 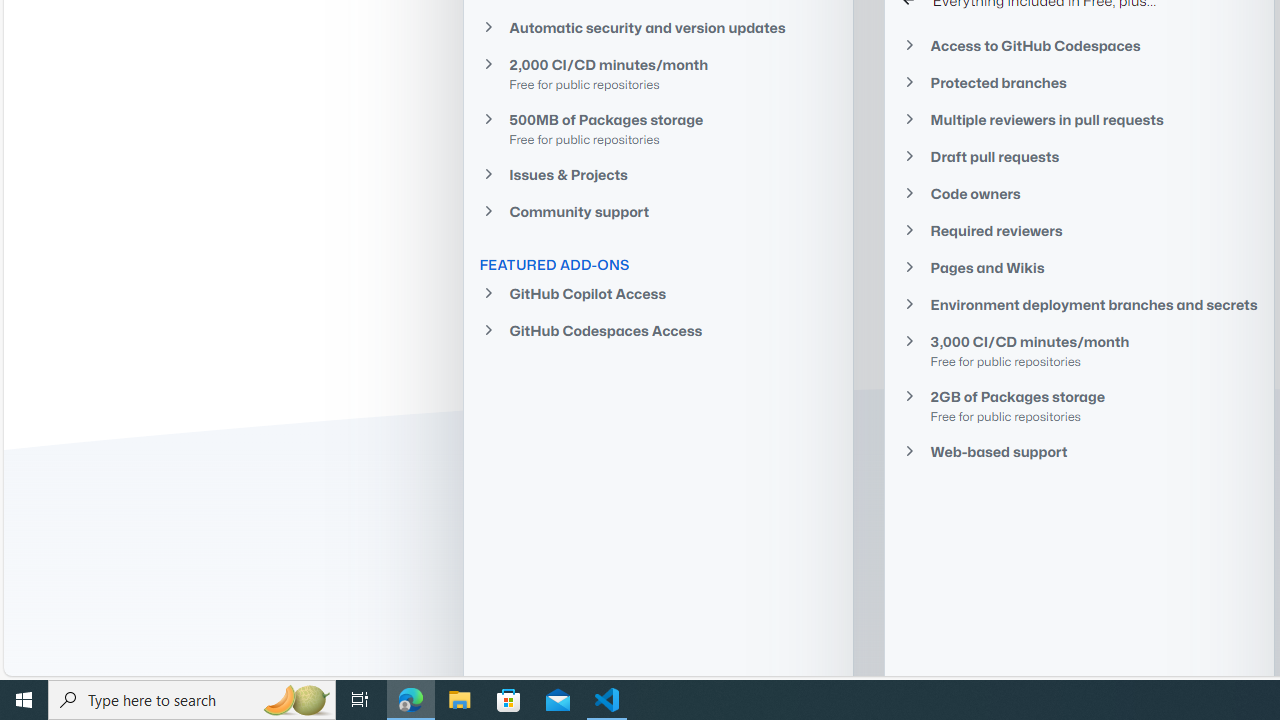 What do you see at coordinates (657, 212) in the screenshot?
I see `'Community support'` at bounding box center [657, 212].